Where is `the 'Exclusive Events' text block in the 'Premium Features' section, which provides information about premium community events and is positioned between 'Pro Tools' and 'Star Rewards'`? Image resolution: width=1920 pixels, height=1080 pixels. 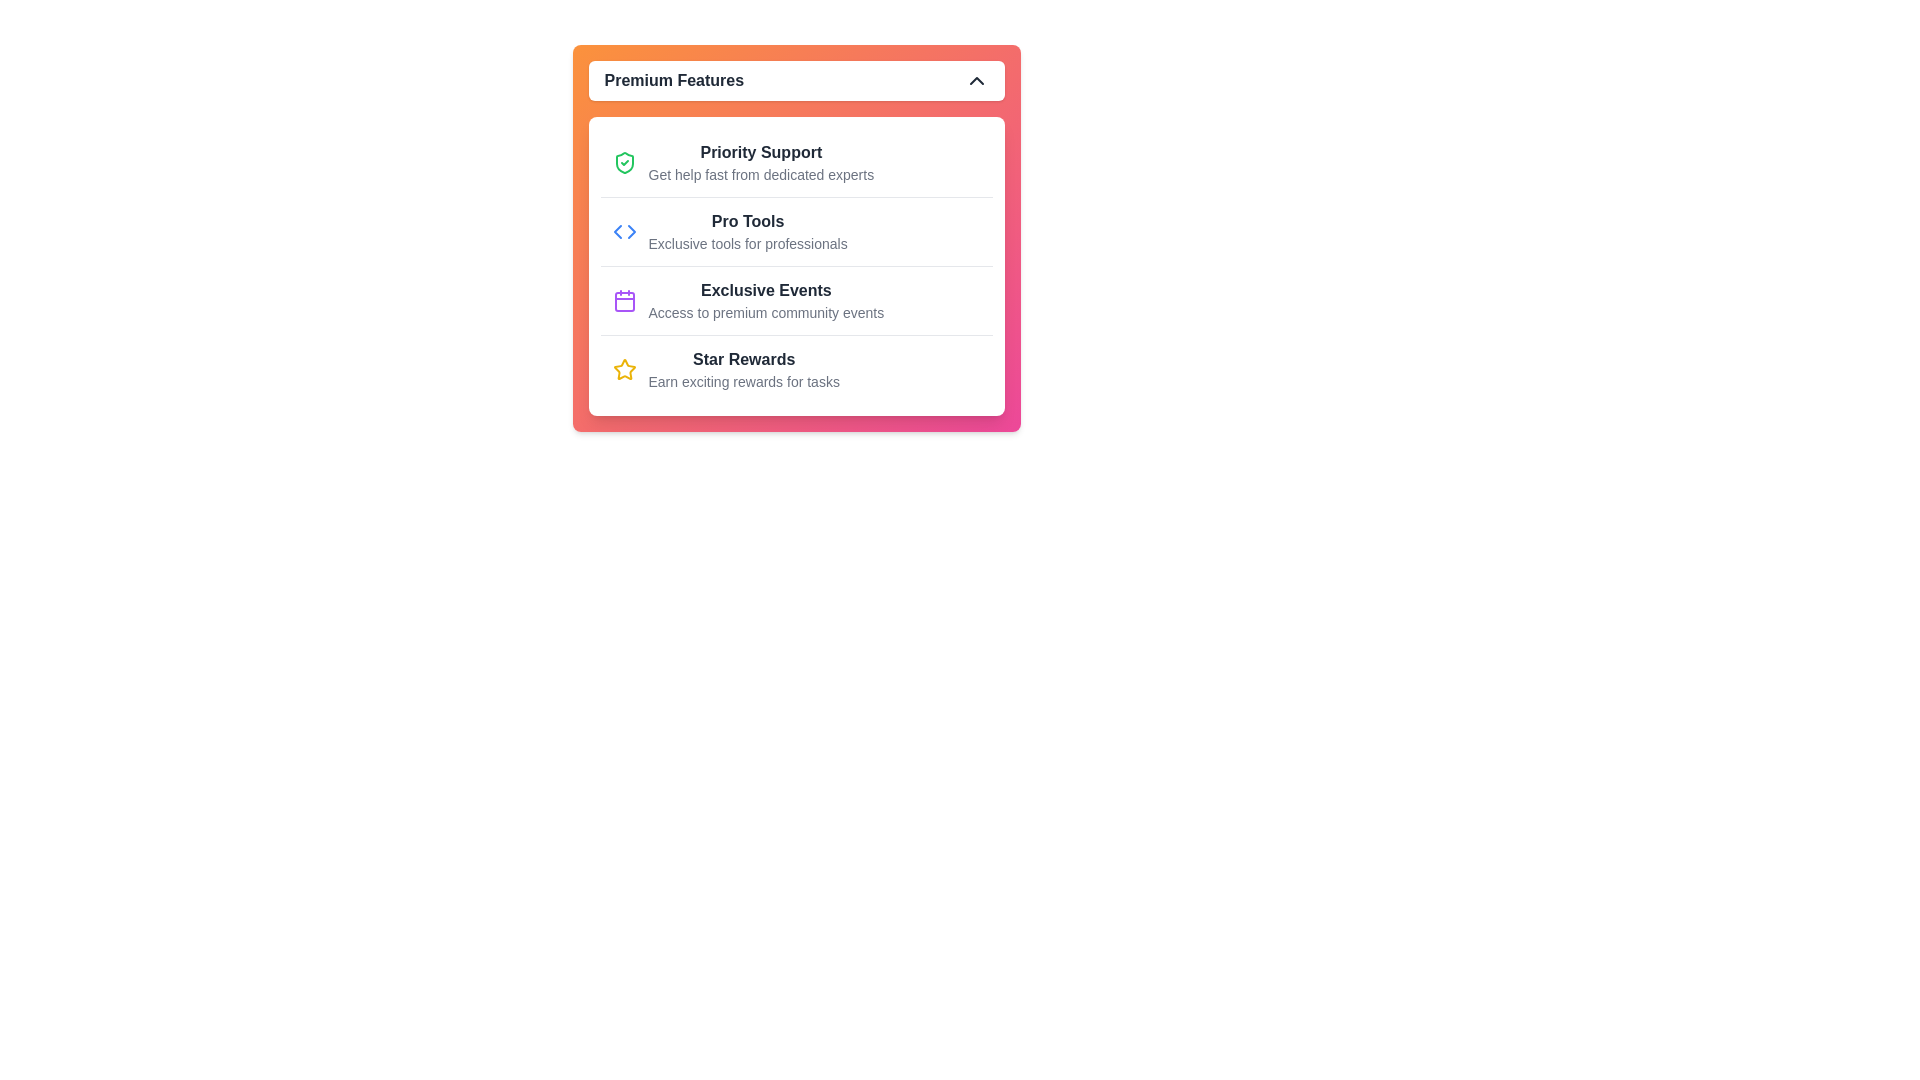
the 'Exclusive Events' text block in the 'Premium Features' section, which provides information about premium community events and is positioned between 'Pro Tools' and 'Star Rewards' is located at coordinates (765, 300).